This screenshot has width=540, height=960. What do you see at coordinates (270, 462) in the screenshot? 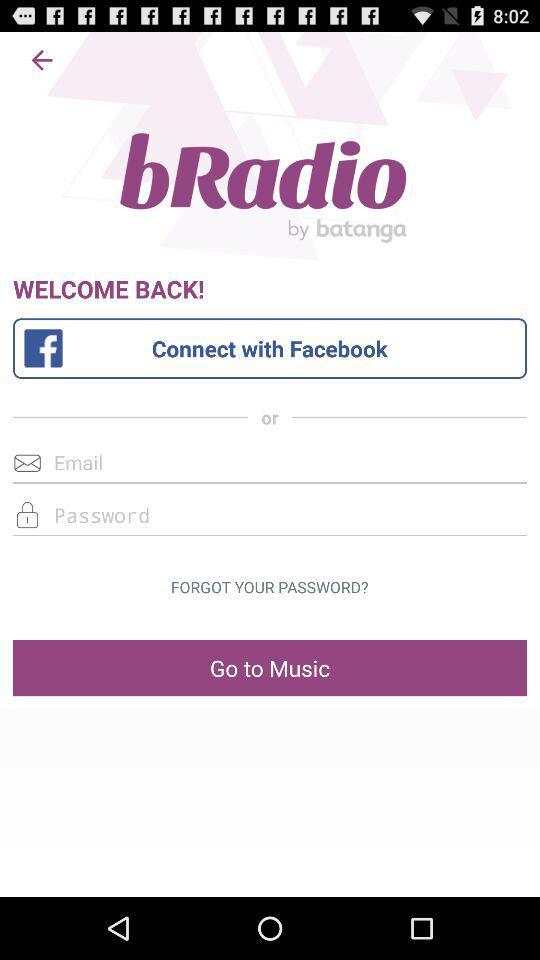
I see `email` at bounding box center [270, 462].